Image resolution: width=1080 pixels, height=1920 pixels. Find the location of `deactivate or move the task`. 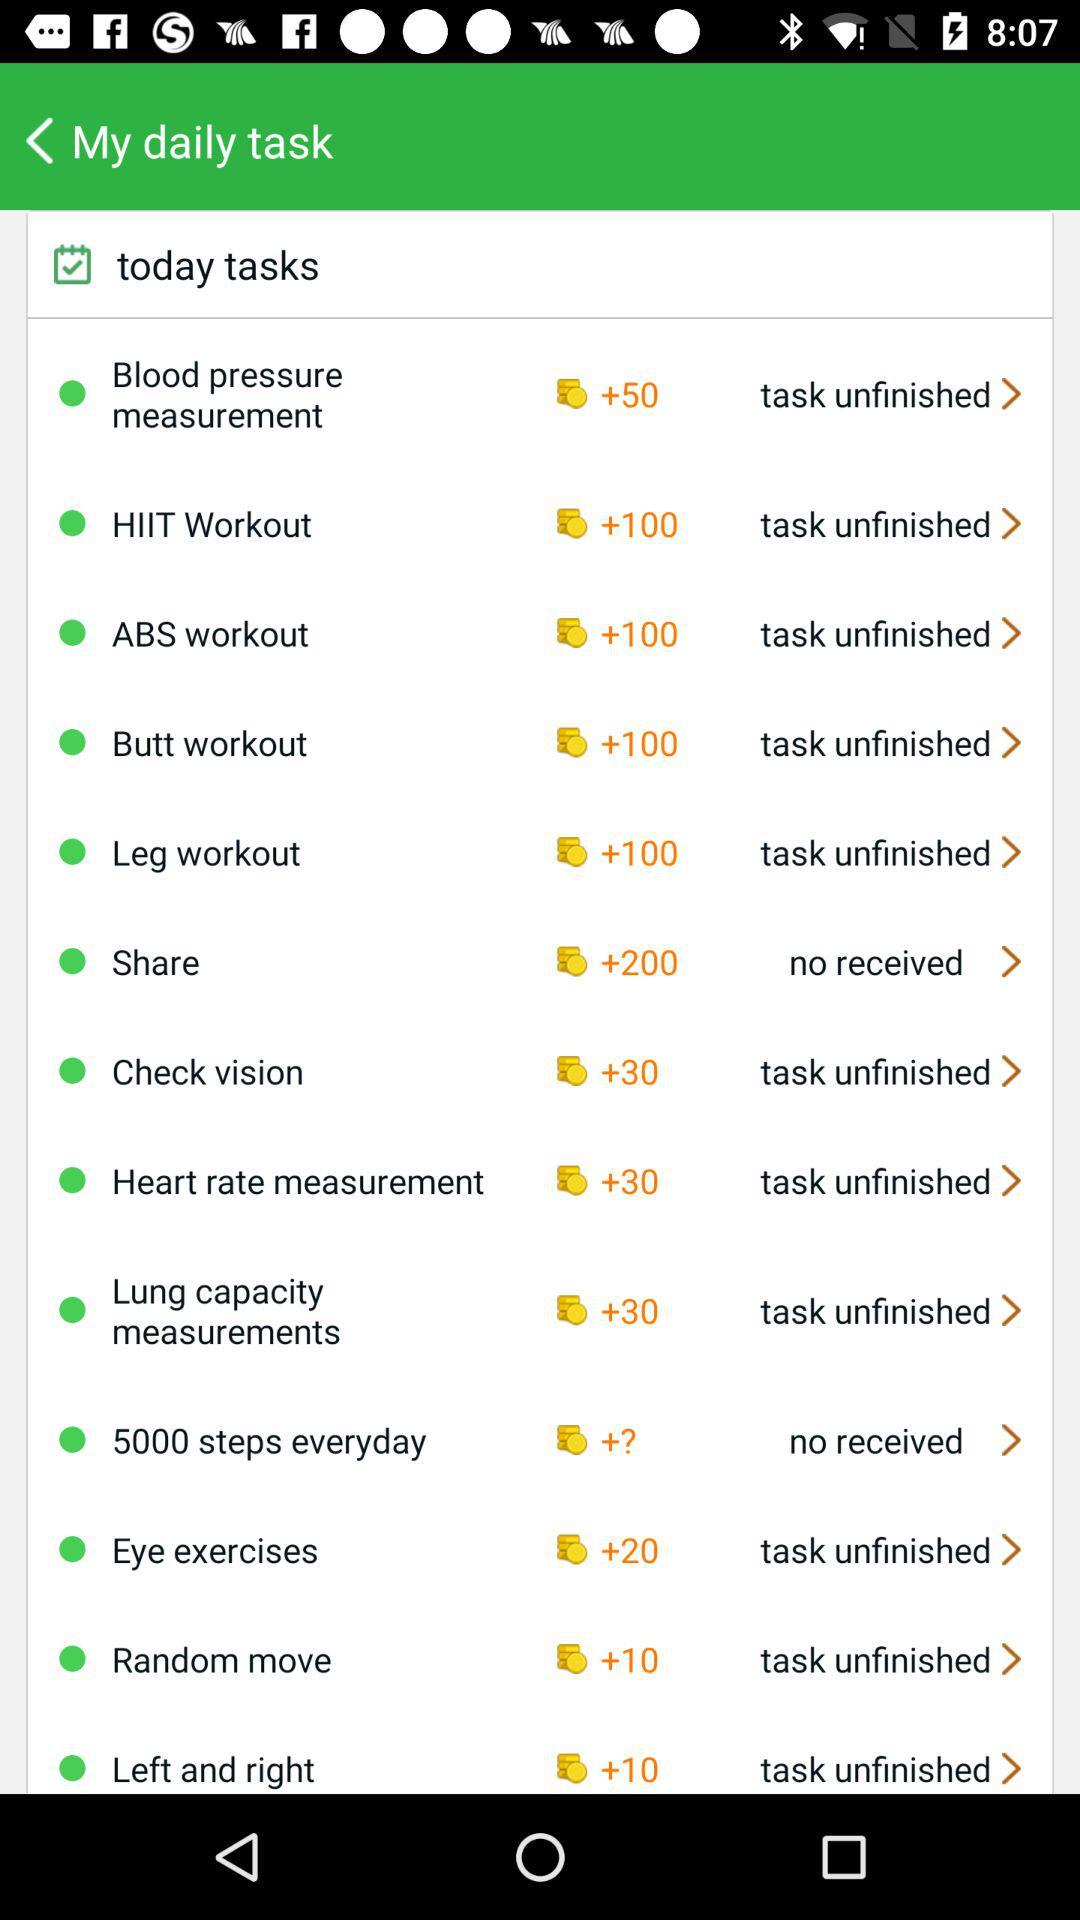

deactivate or move the task is located at coordinates (71, 523).